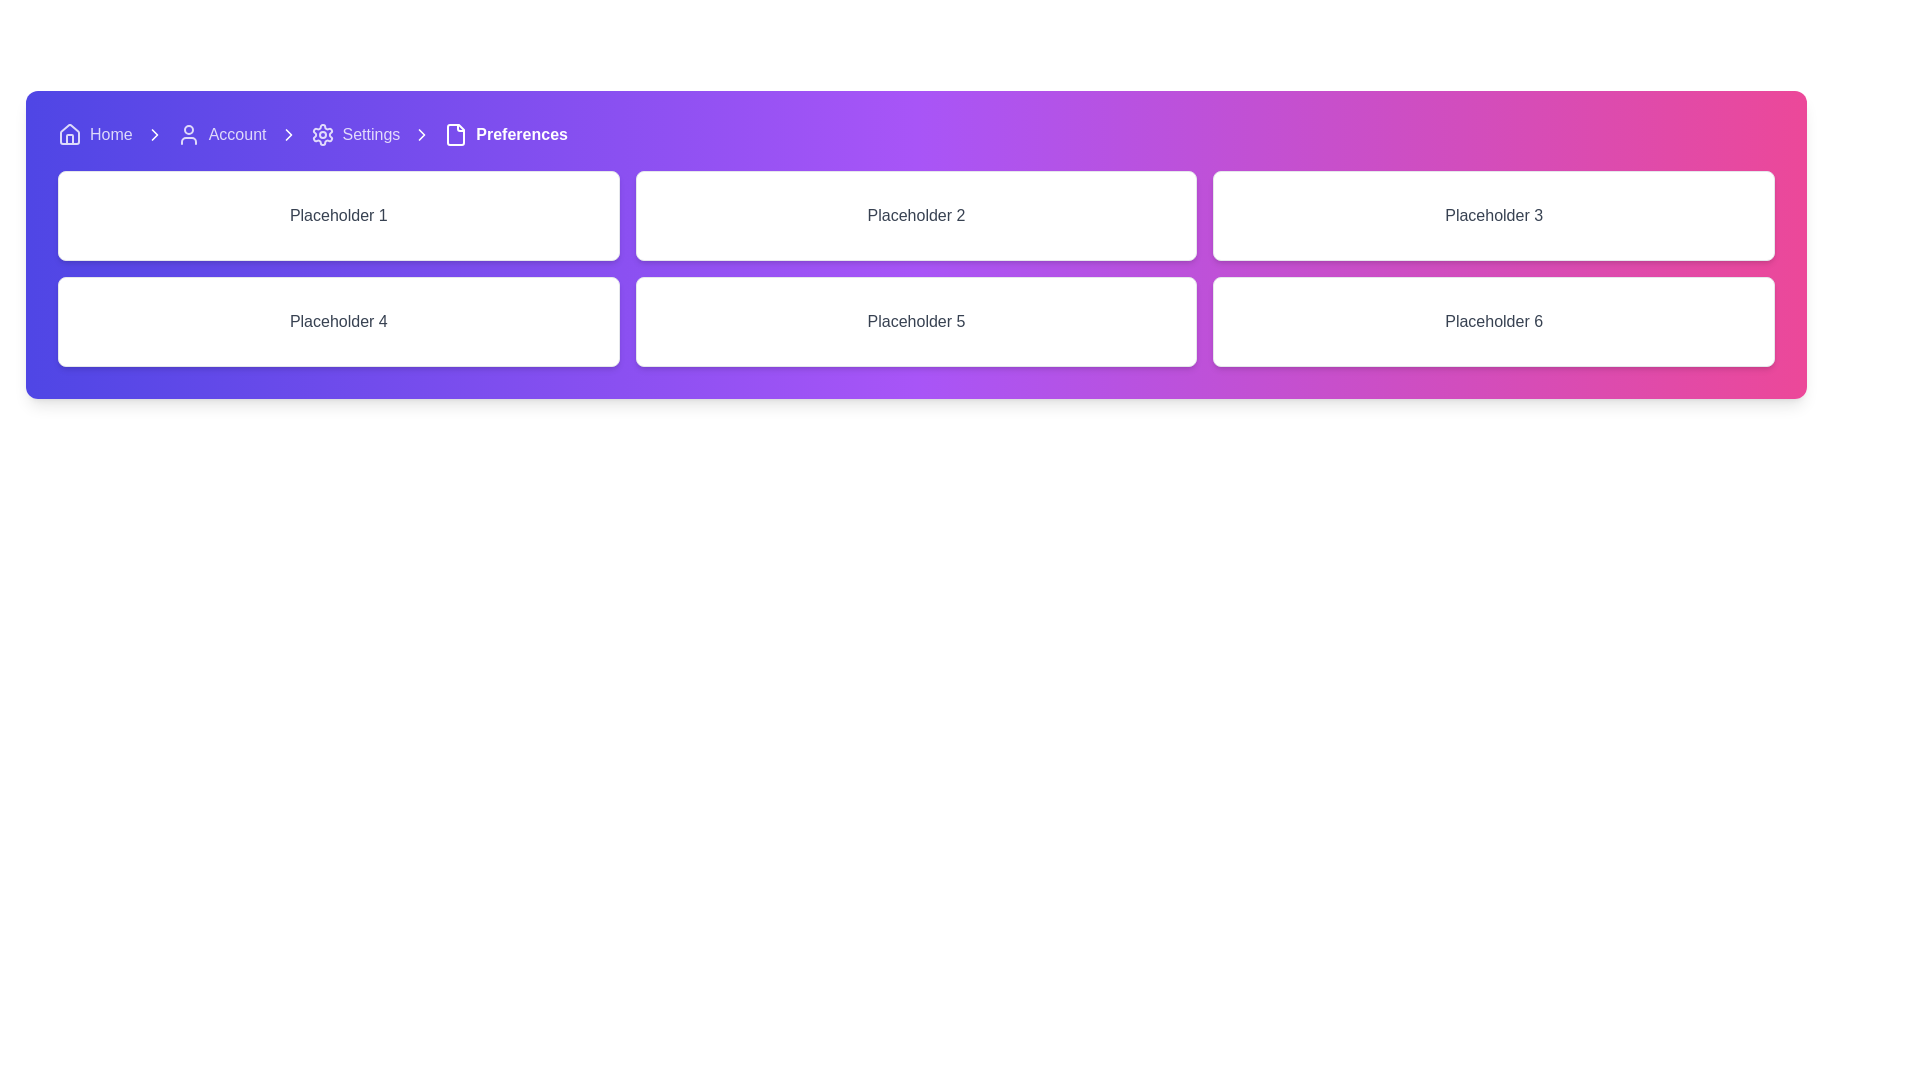 The image size is (1920, 1080). What do you see at coordinates (70, 134) in the screenshot?
I see `the house-shaped icon located at the upper-left corner of the navigation bar` at bounding box center [70, 134].